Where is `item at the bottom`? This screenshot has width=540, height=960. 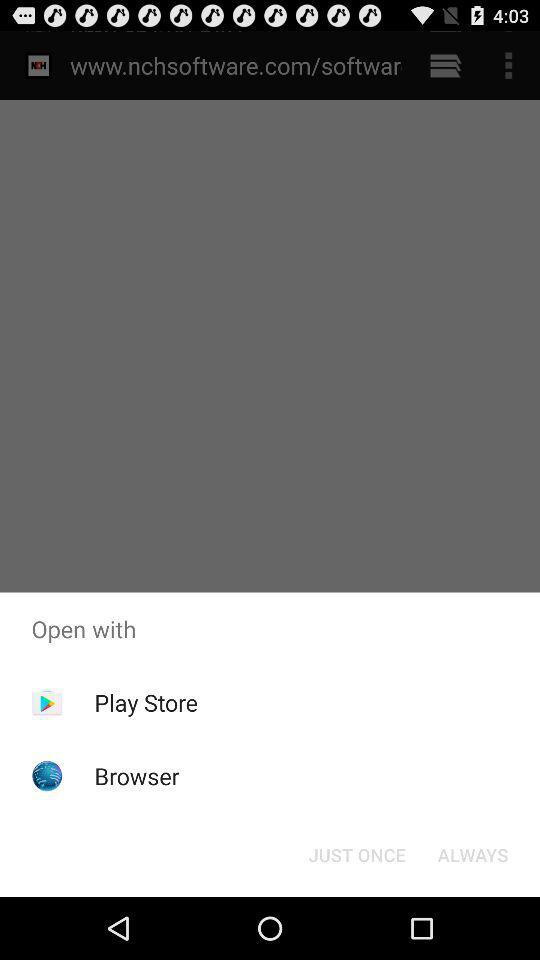 item at the bottom is located at coordinates (356, 853).